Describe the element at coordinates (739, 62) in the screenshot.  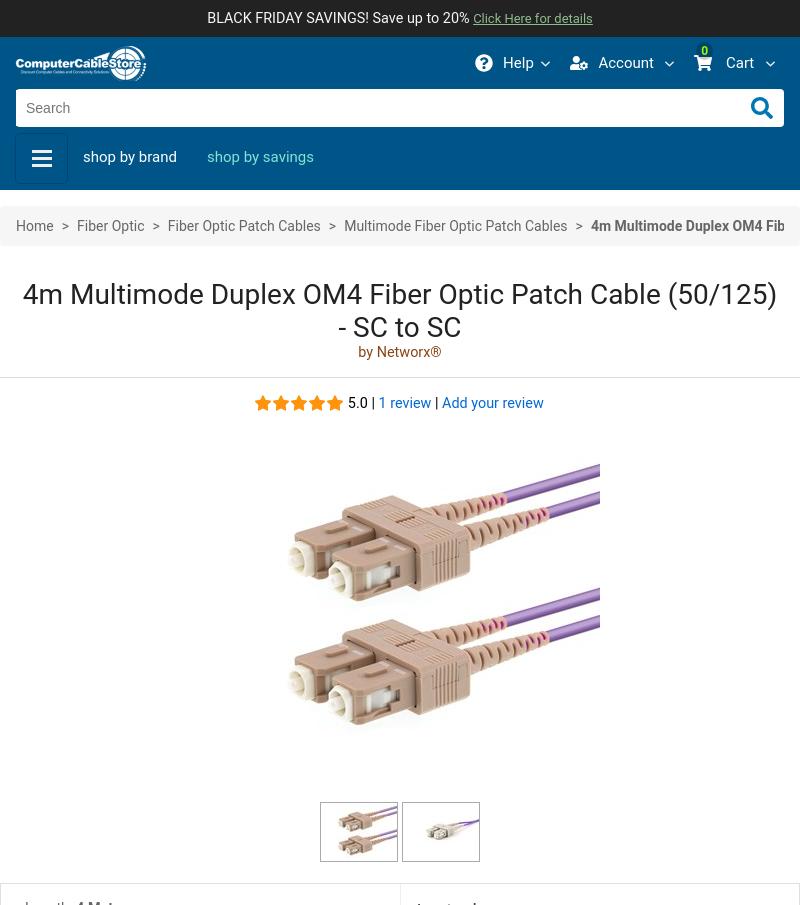
I see `'Cart'` at that location.